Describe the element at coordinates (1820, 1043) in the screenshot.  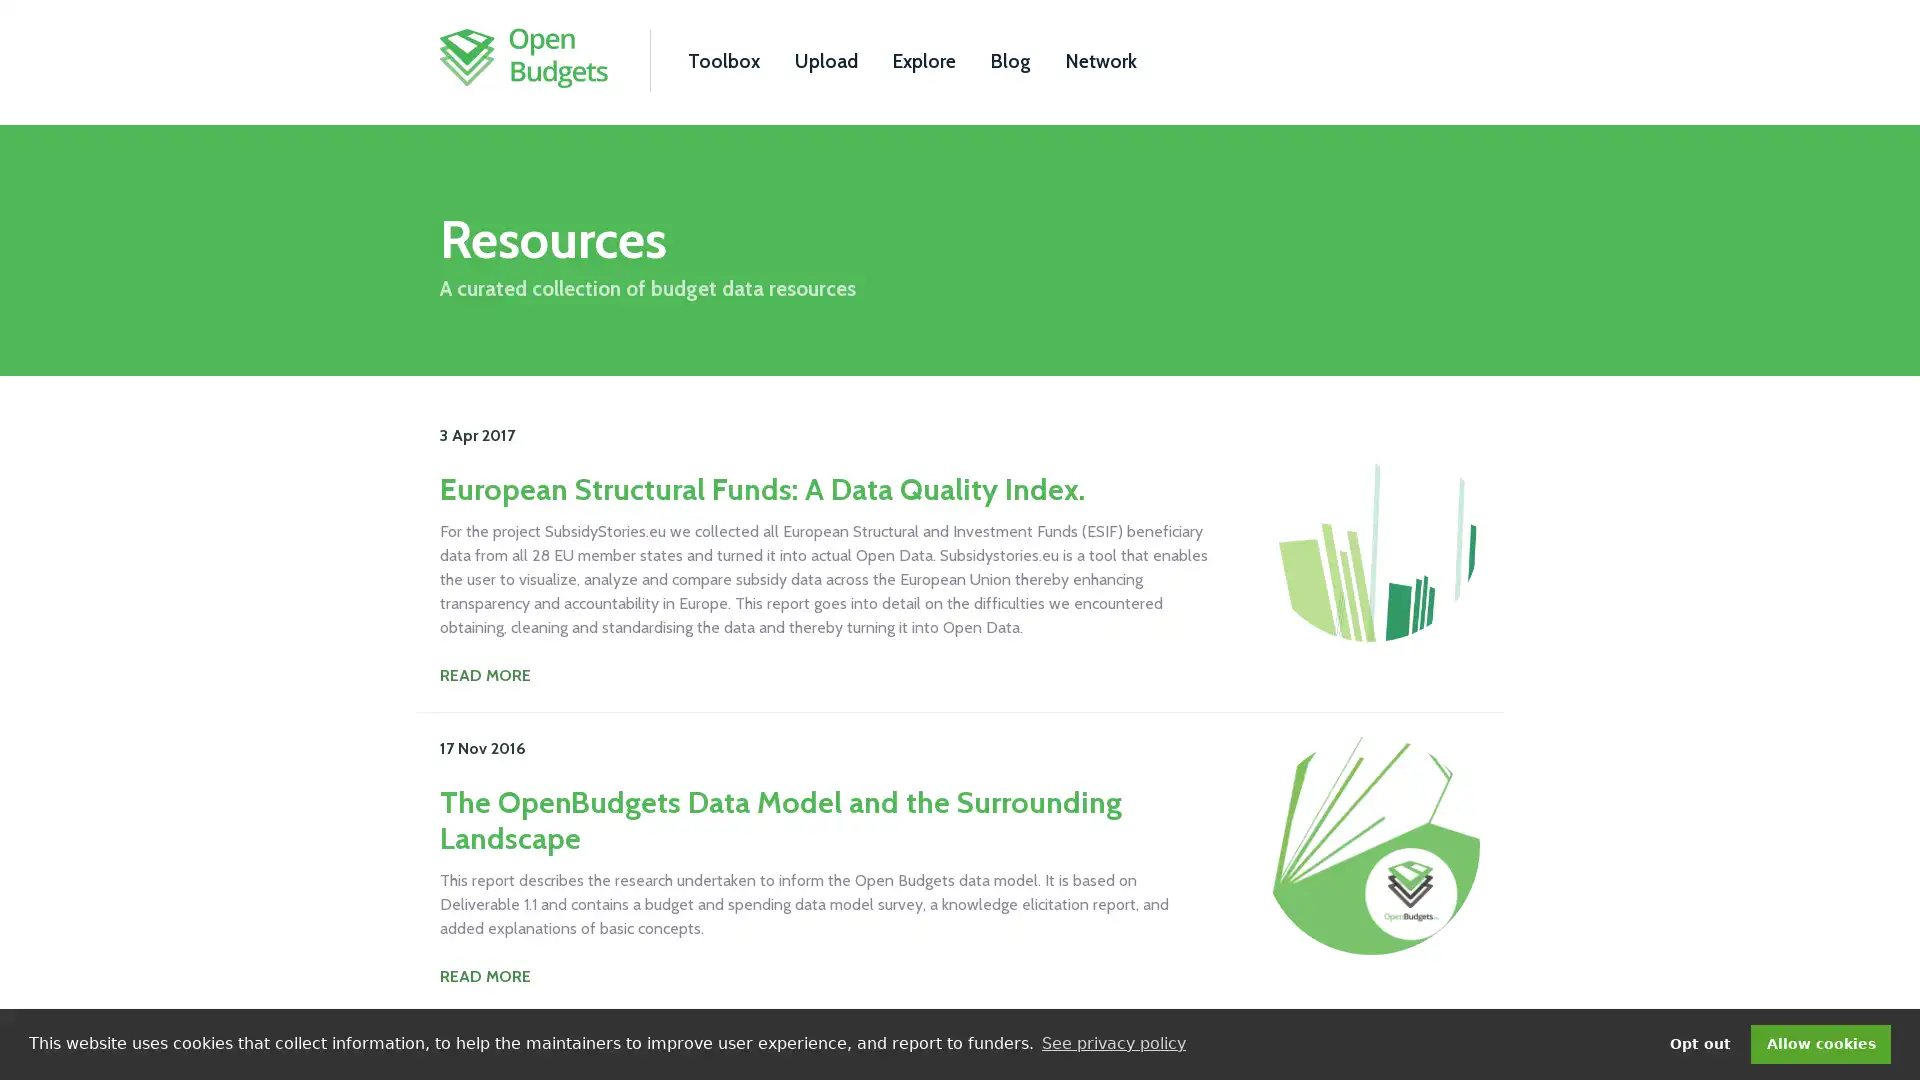
I see `dismiss cookie message` at that location.